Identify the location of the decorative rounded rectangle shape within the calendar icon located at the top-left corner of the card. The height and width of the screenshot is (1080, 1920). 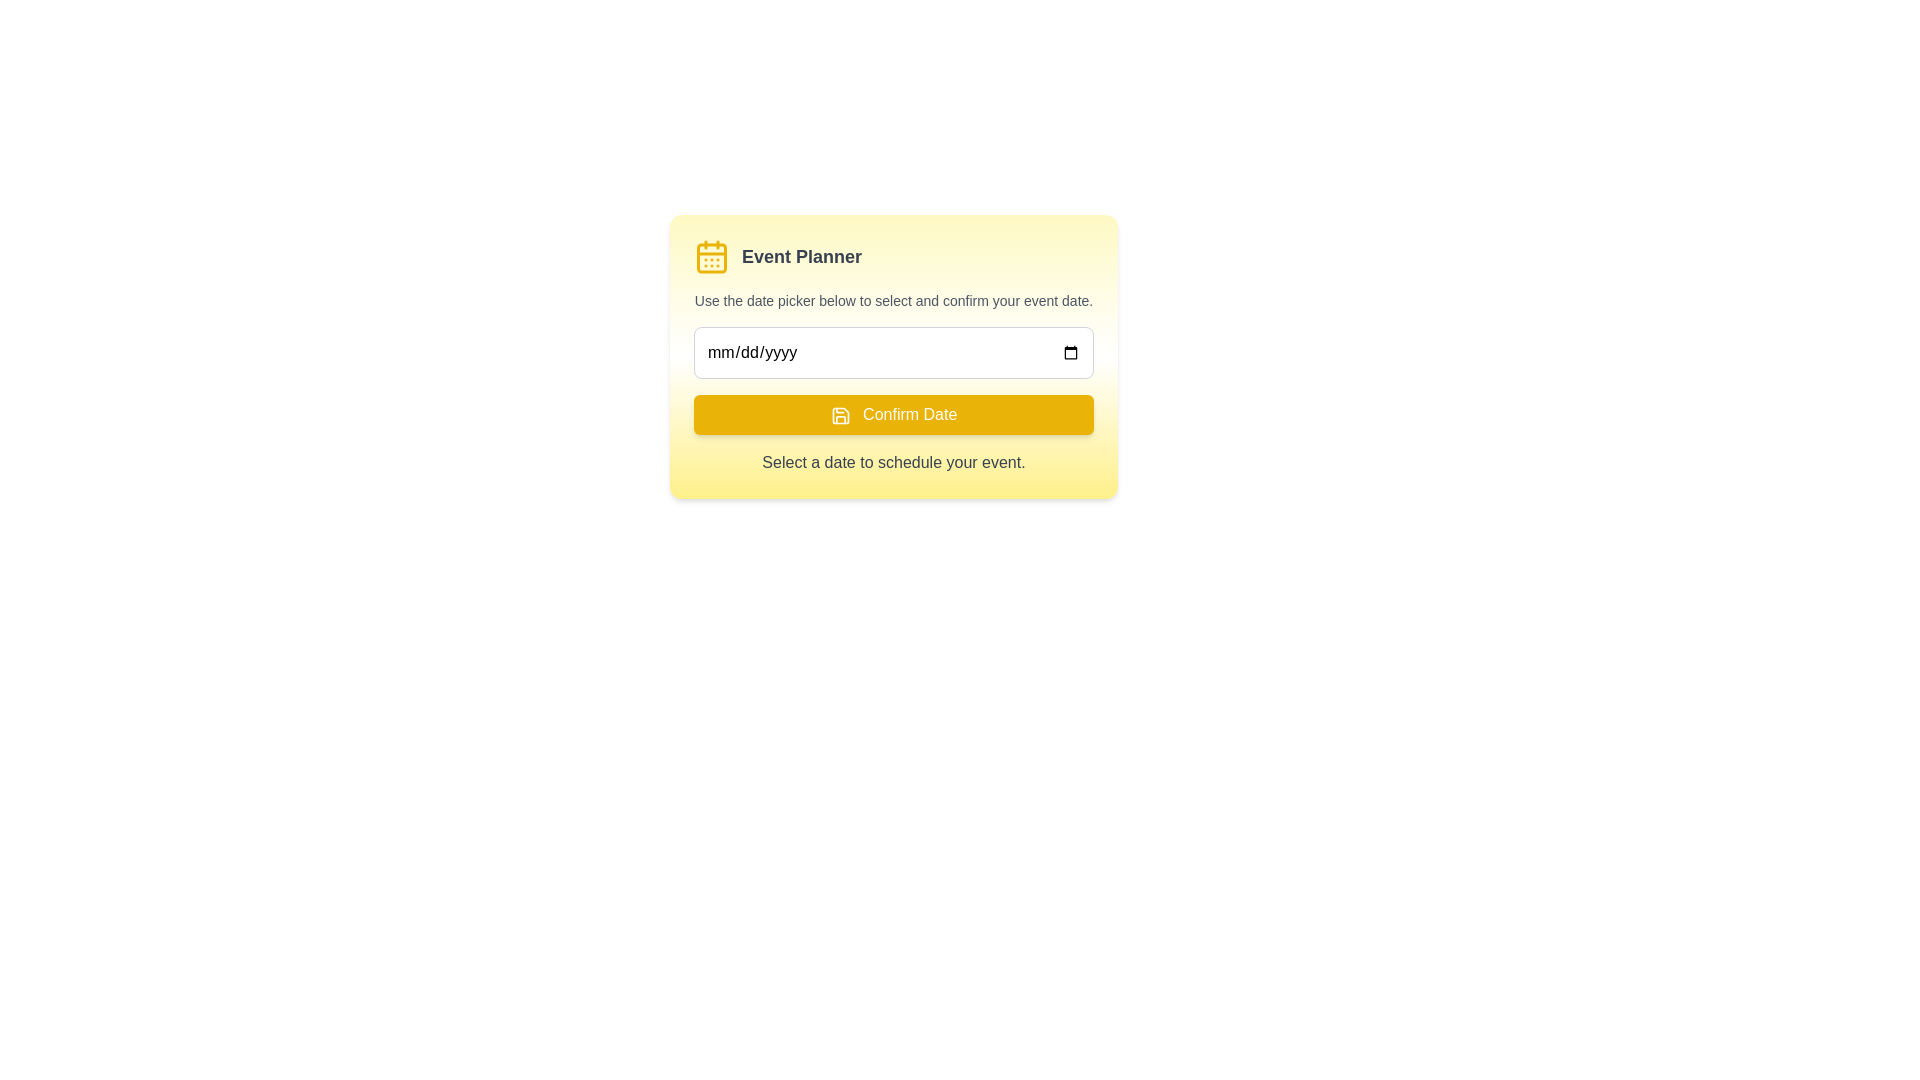
(711, 257).